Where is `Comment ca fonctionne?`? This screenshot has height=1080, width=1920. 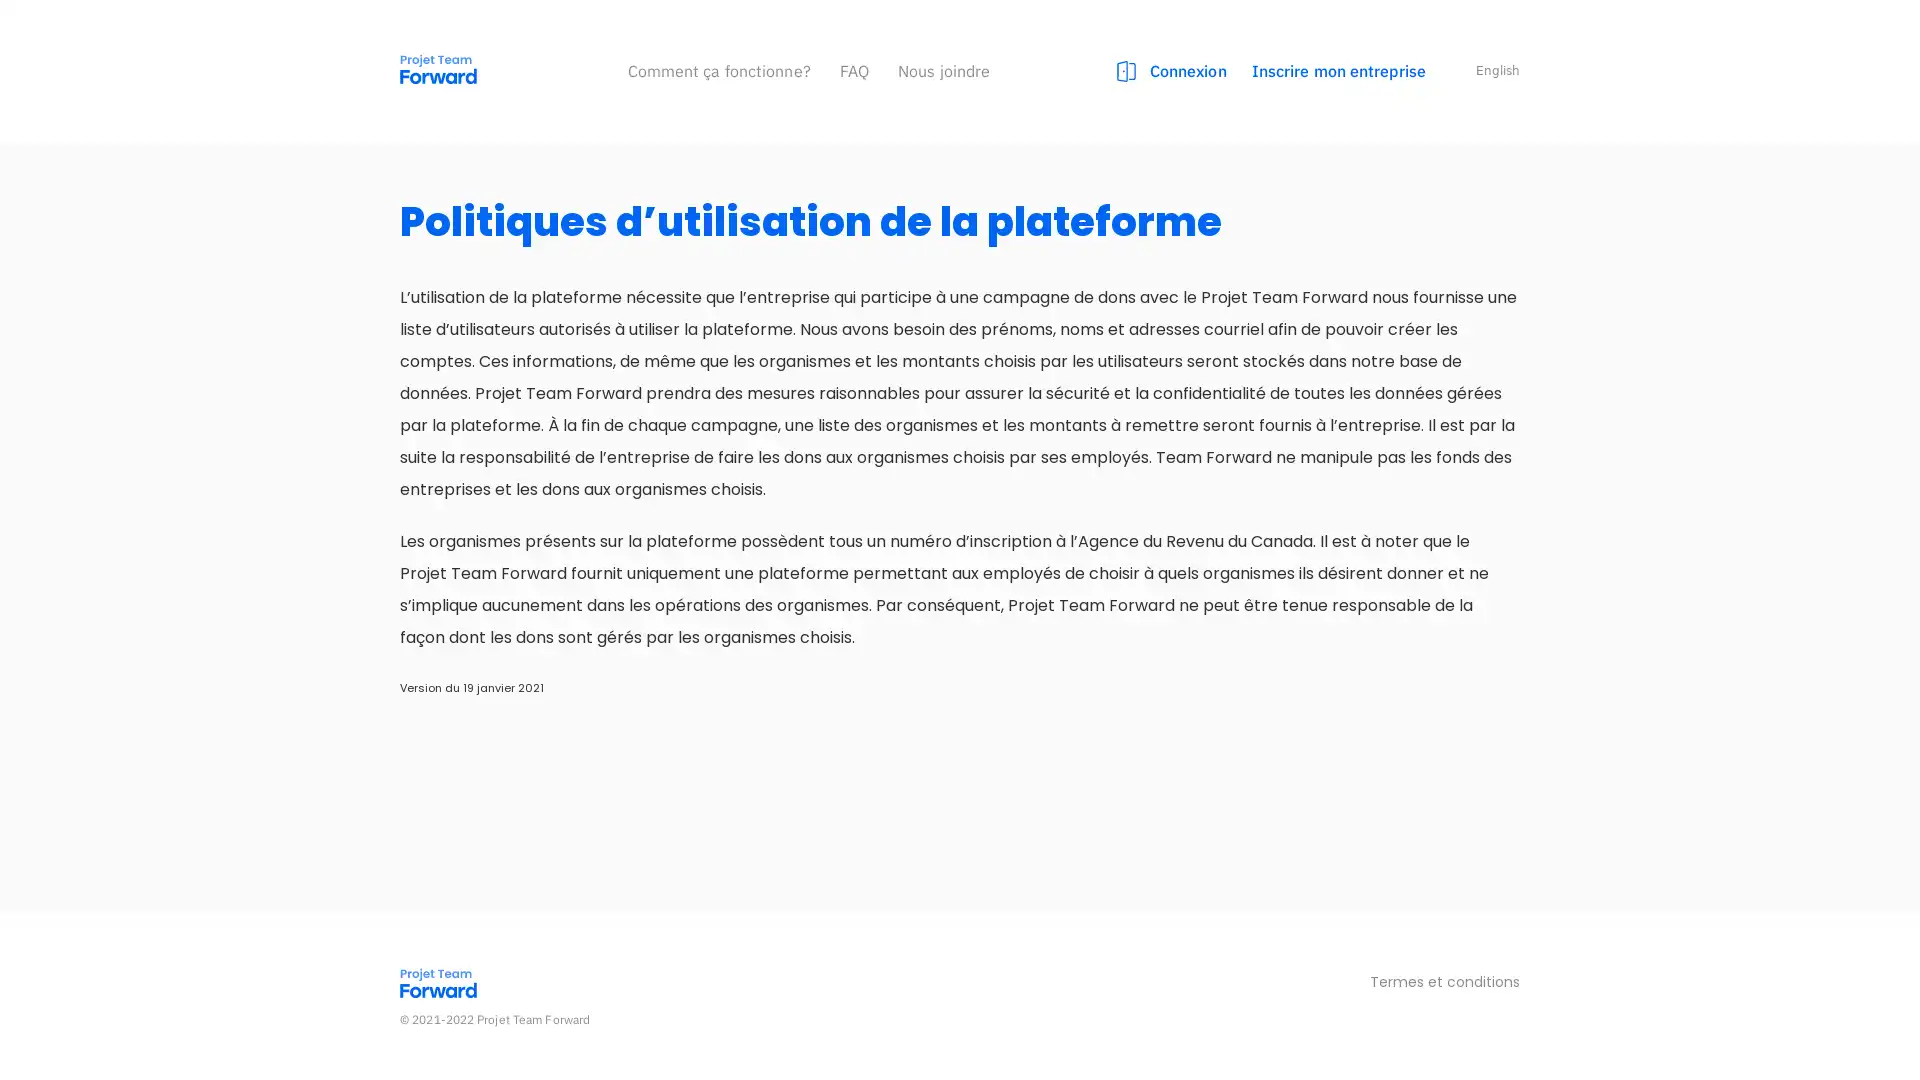
Comment ca fonctionne? is located at coordinates (718, 69).